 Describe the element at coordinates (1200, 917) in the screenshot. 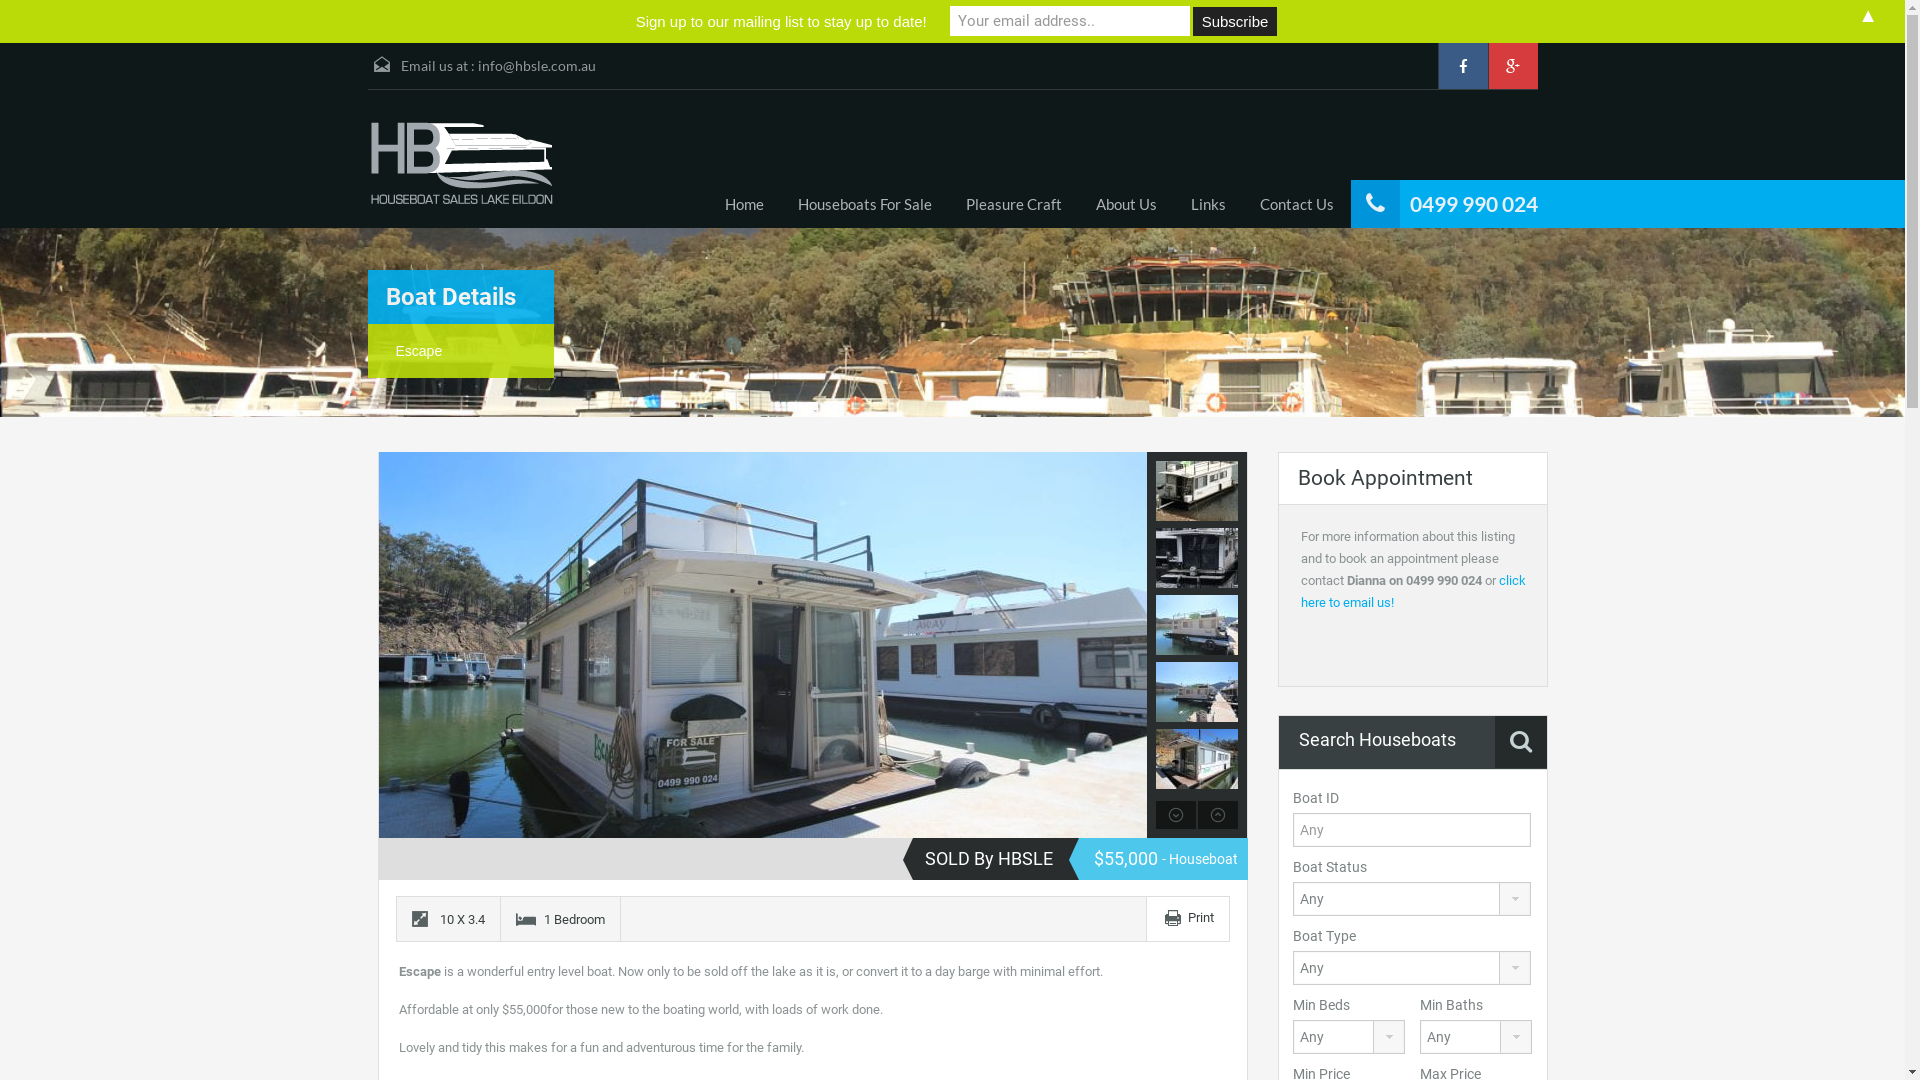

I see `'Print'` at that location.